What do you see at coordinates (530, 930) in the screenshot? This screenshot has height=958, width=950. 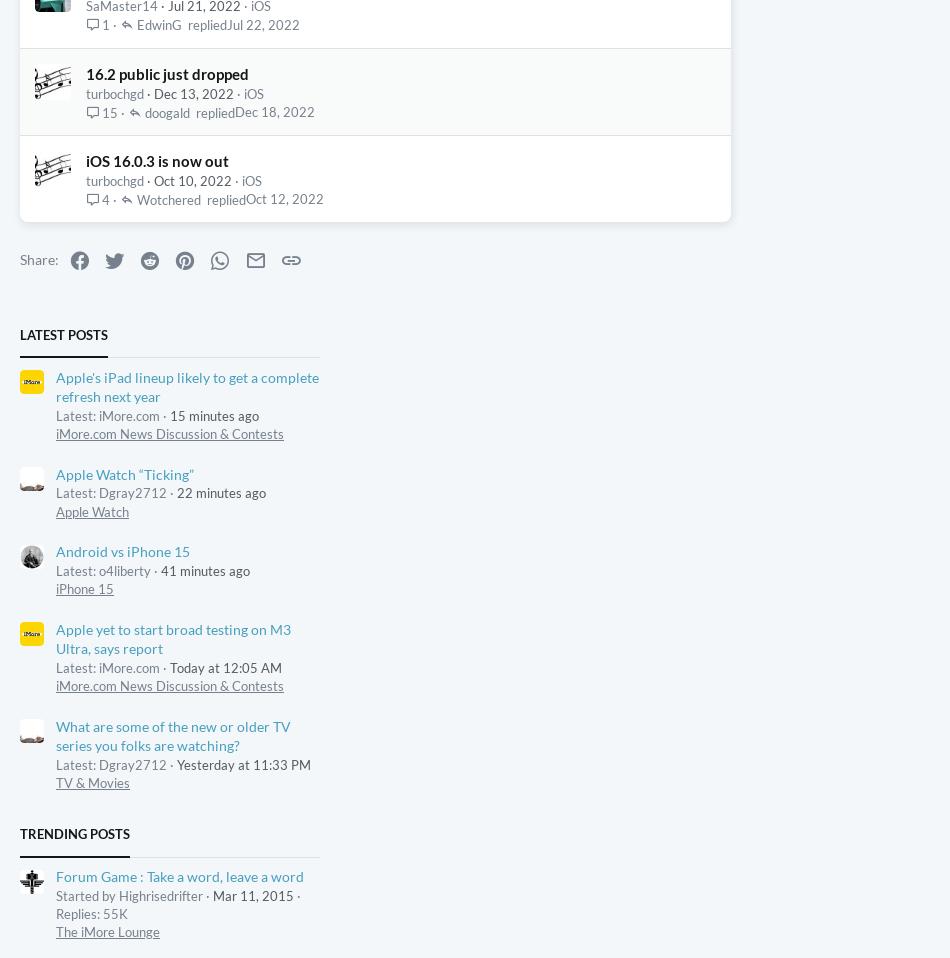 I see `'Terms & Conditions'` at bounding box center [530, 930].